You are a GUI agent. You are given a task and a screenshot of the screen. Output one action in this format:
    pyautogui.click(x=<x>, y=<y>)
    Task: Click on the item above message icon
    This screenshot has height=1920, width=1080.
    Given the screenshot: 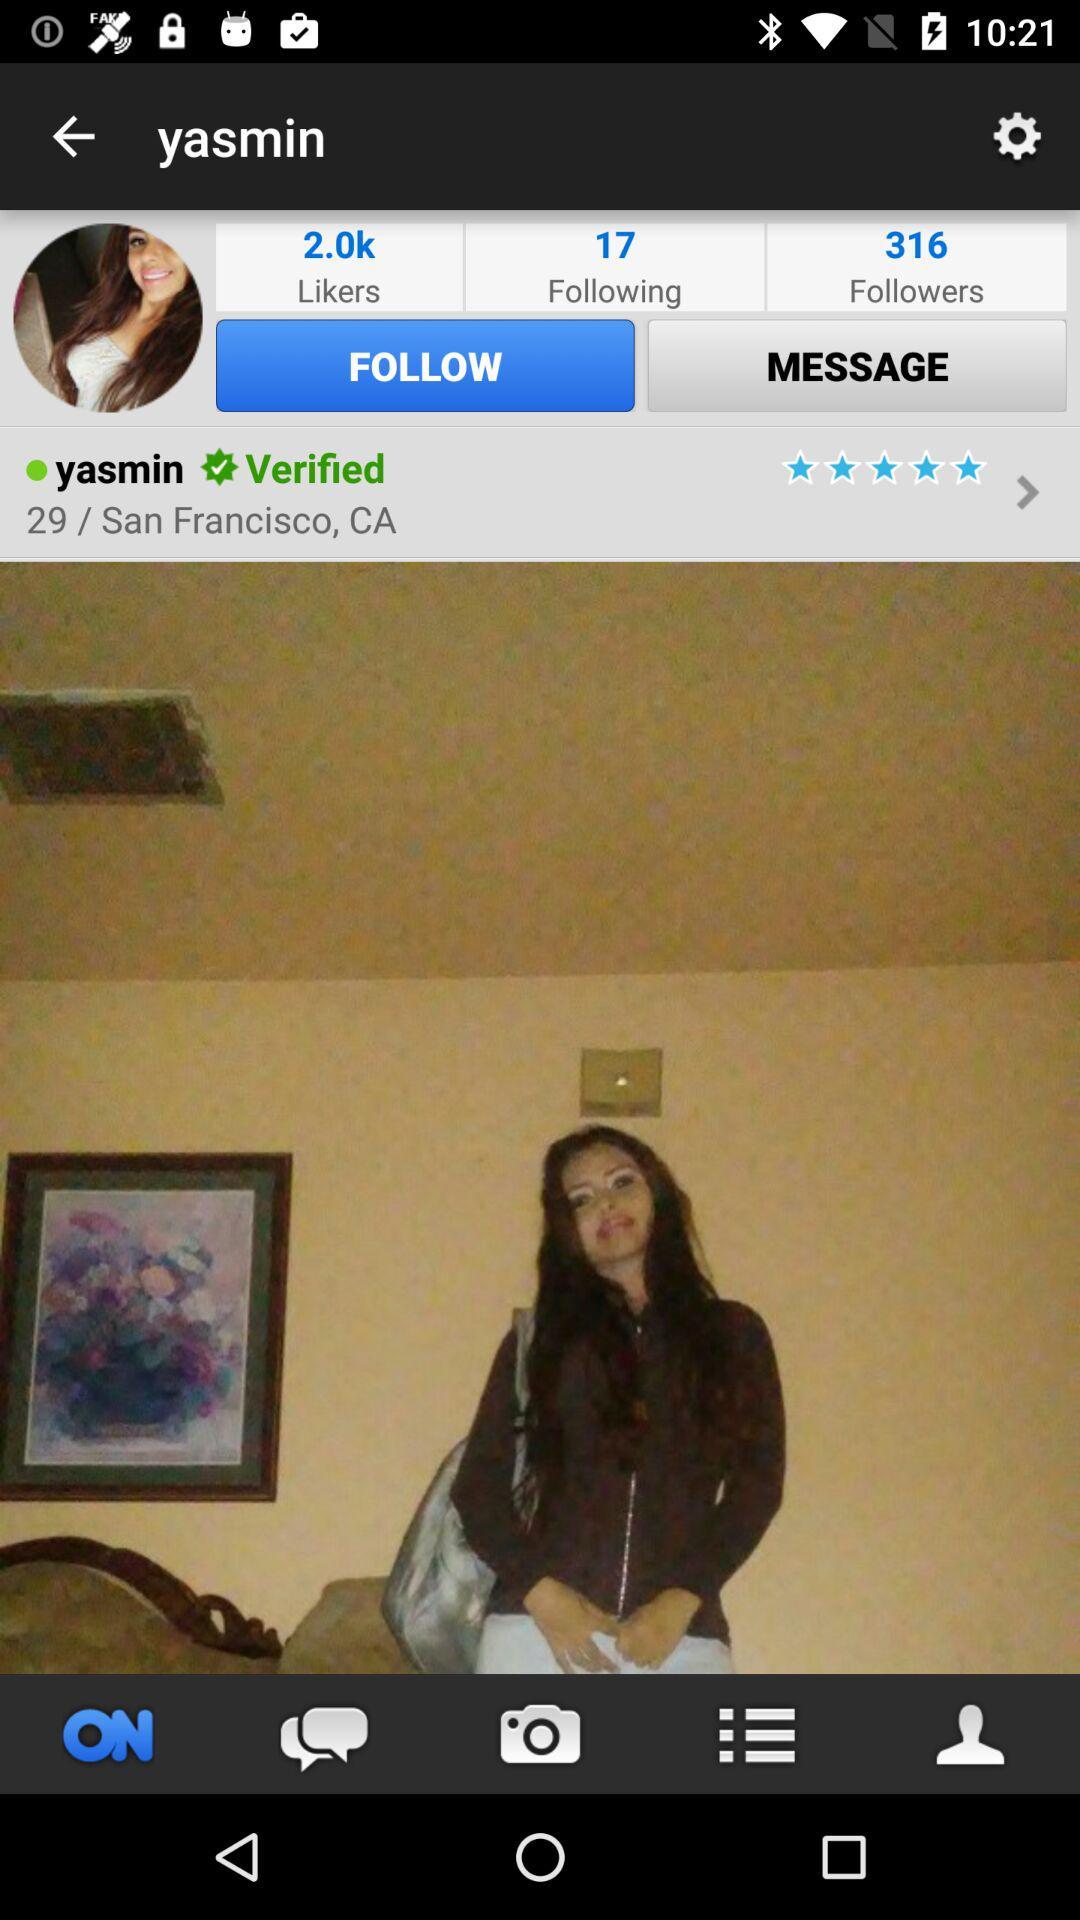 What is the action you would take?
    pyautogui.click(x=916, y=288)
    